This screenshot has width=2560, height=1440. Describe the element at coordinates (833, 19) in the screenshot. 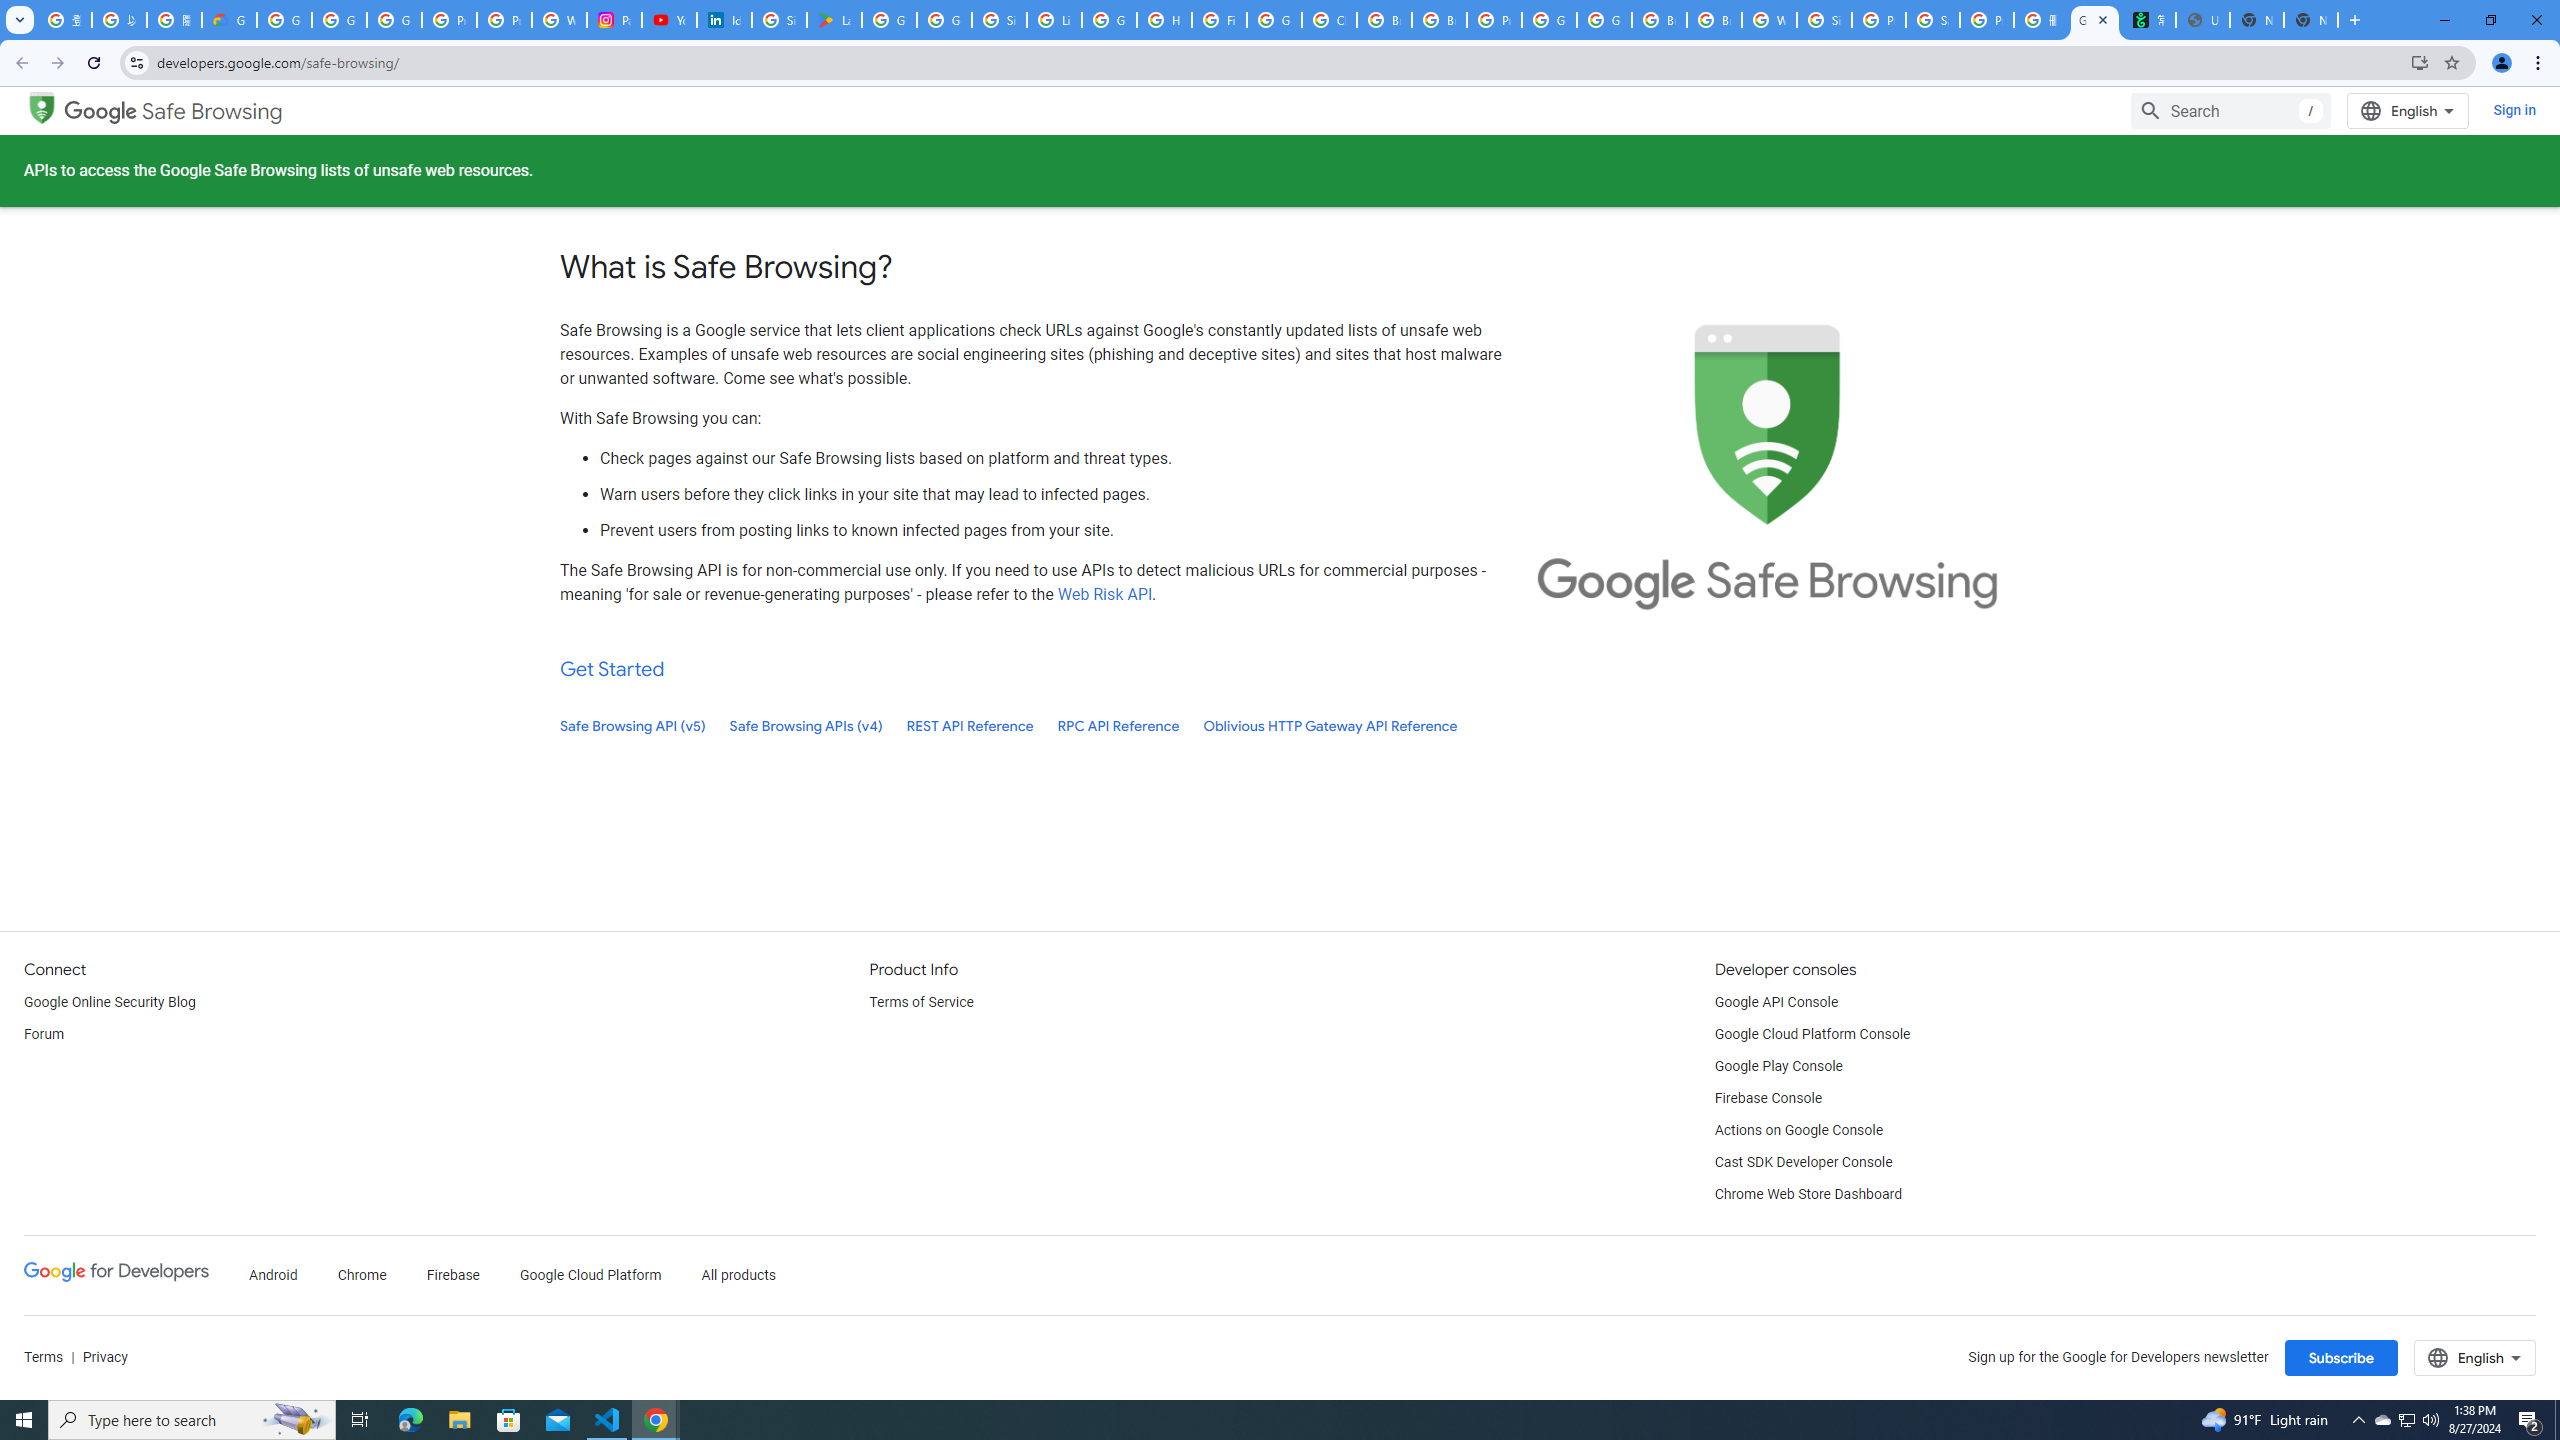

I see `'Last Shelter: Survival - Apps on Google Play'` at that location.